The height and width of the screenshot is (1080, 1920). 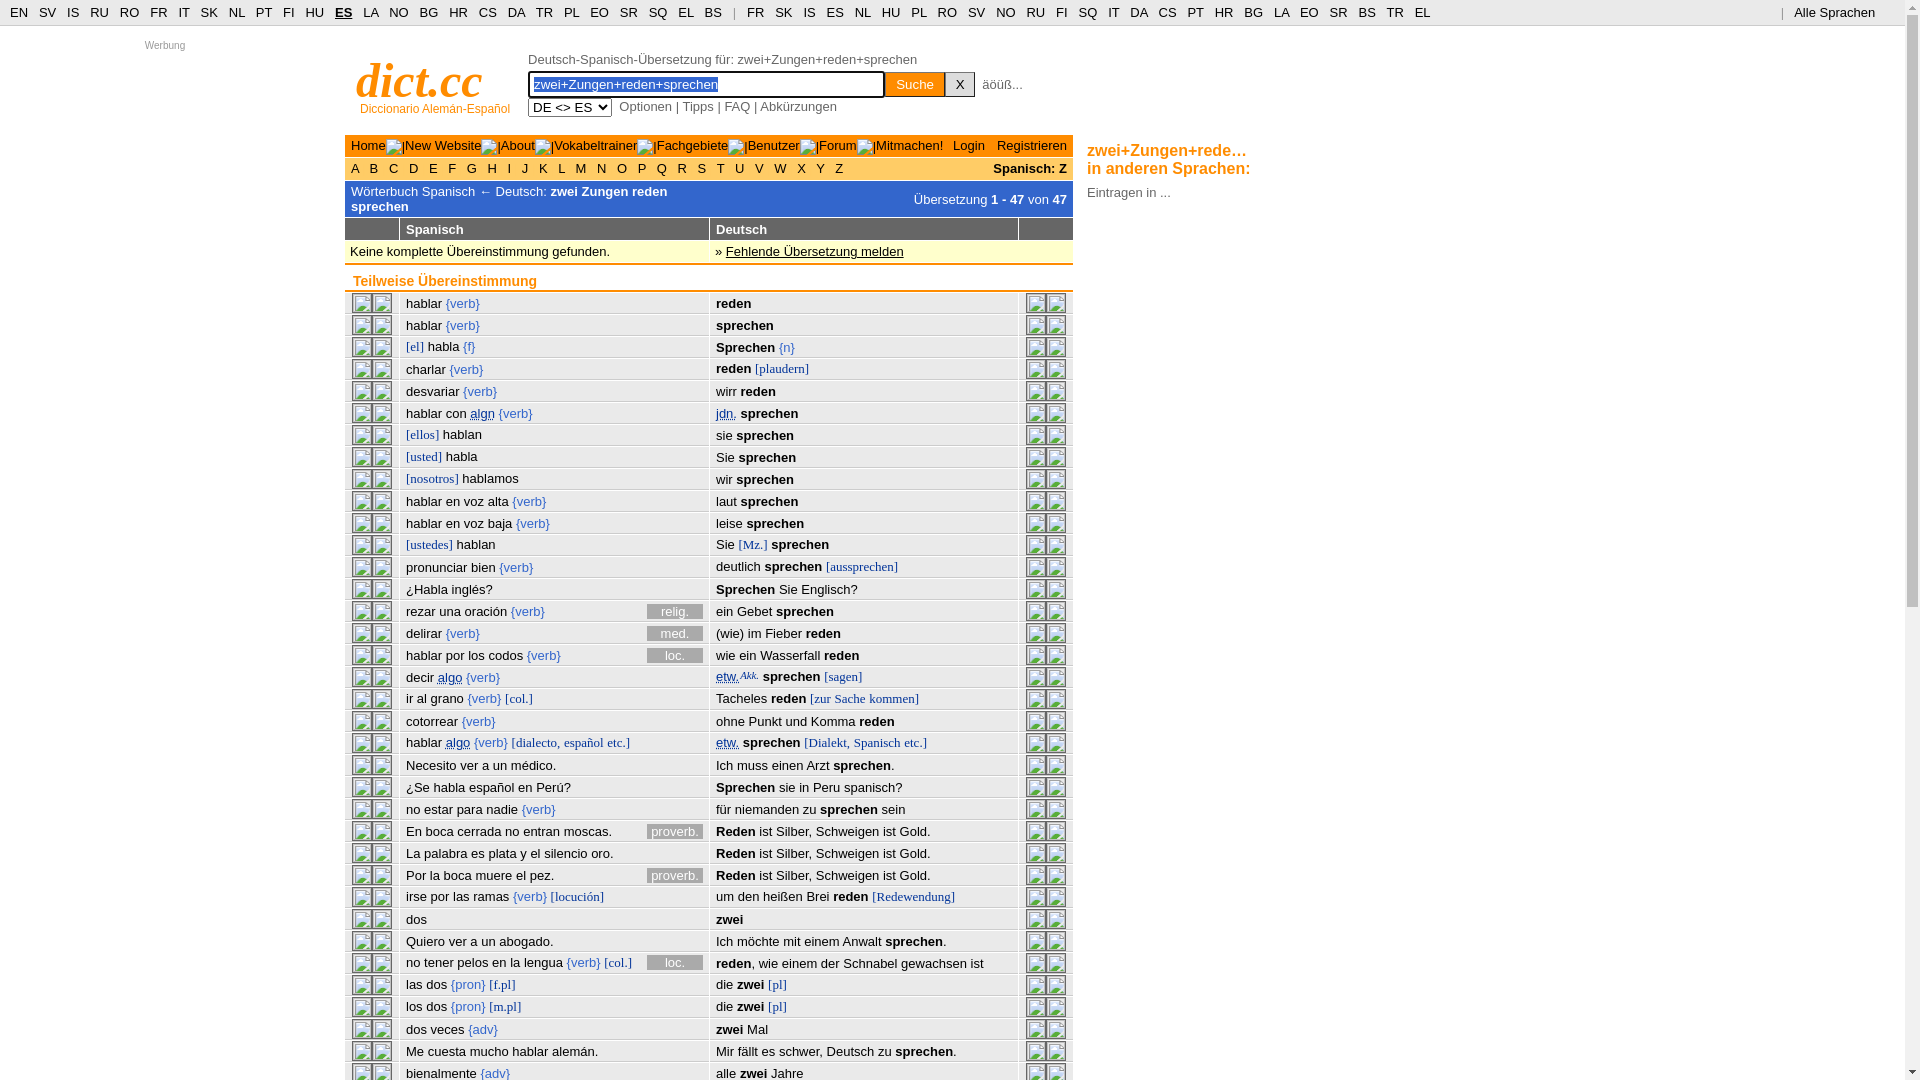 What do you see at coordinates (862, 566) in the screenshot?
I see `'[aussprechen]'` at bounding box center [862, 566].